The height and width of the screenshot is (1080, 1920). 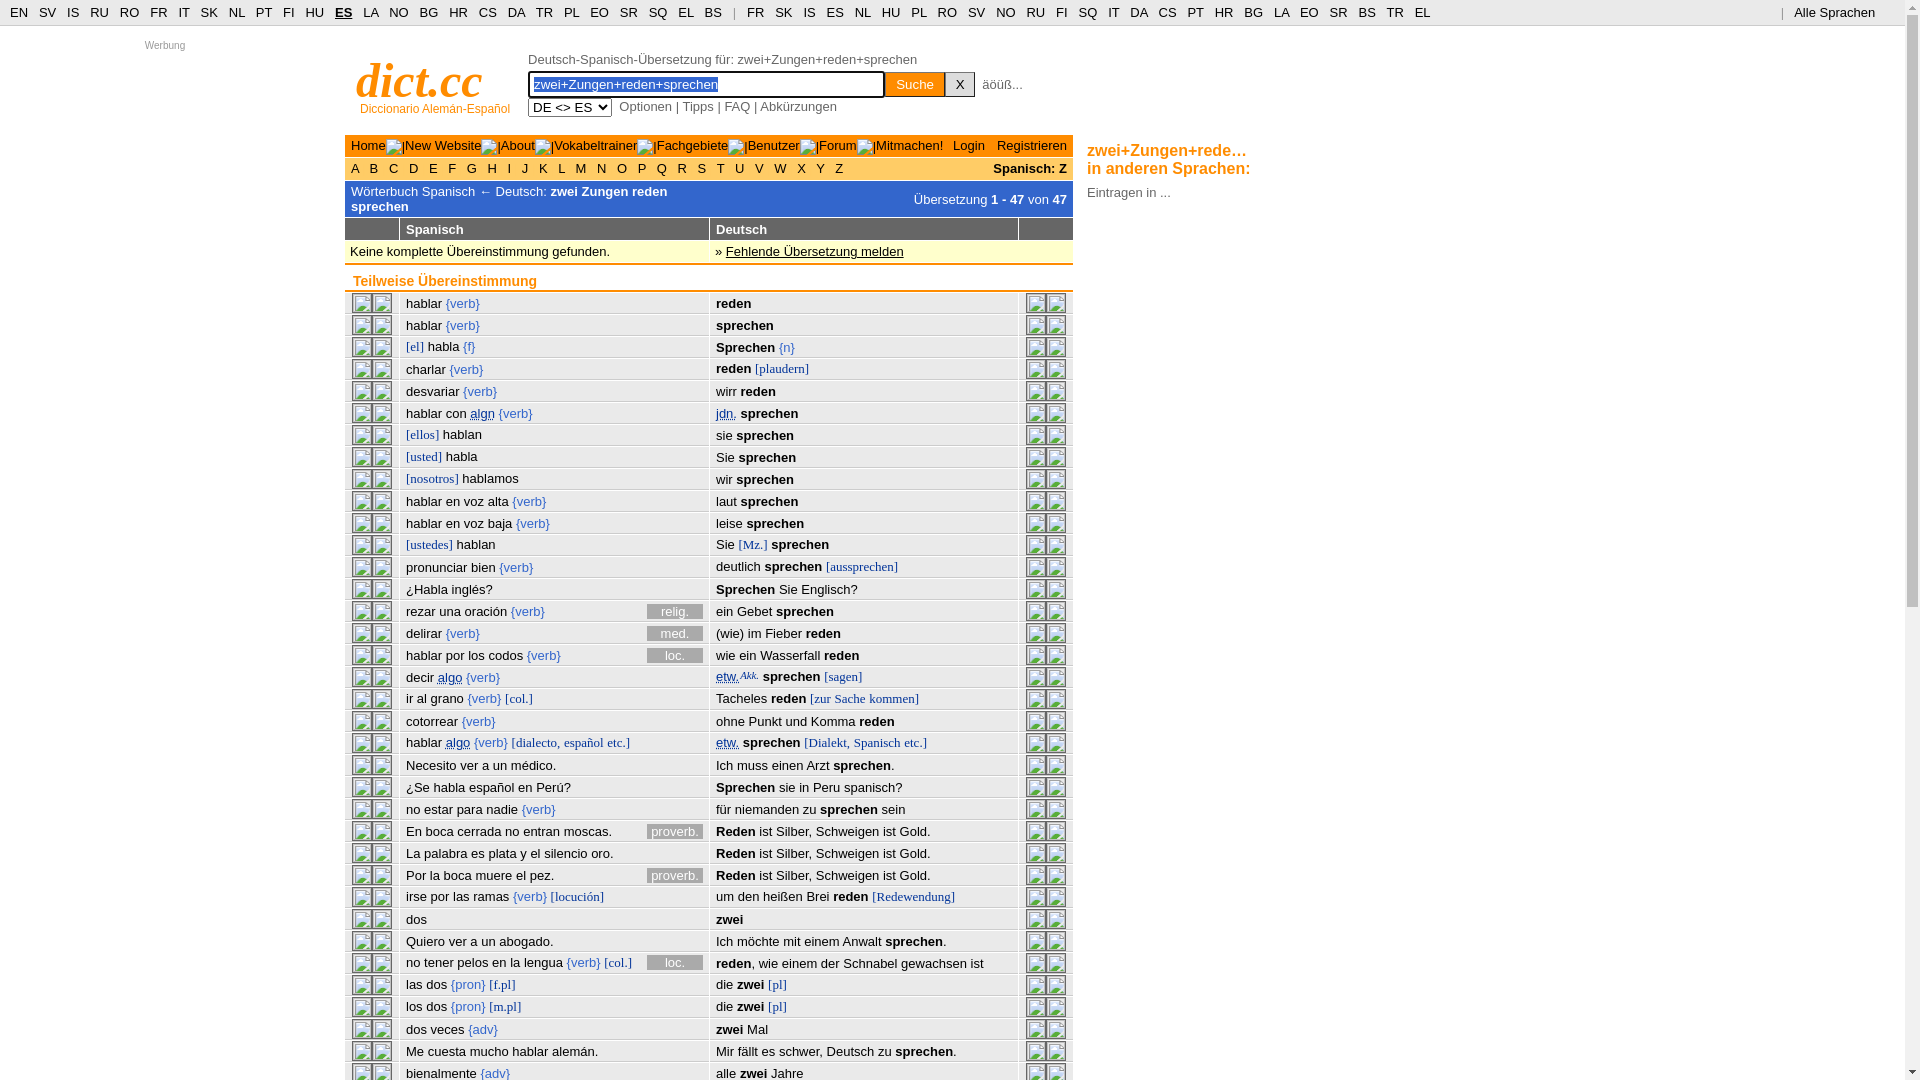 What do you see at coordinates (862, 566) in the screenshot?
I see `'[aussprechen]'` at bounding box center [862, 566].